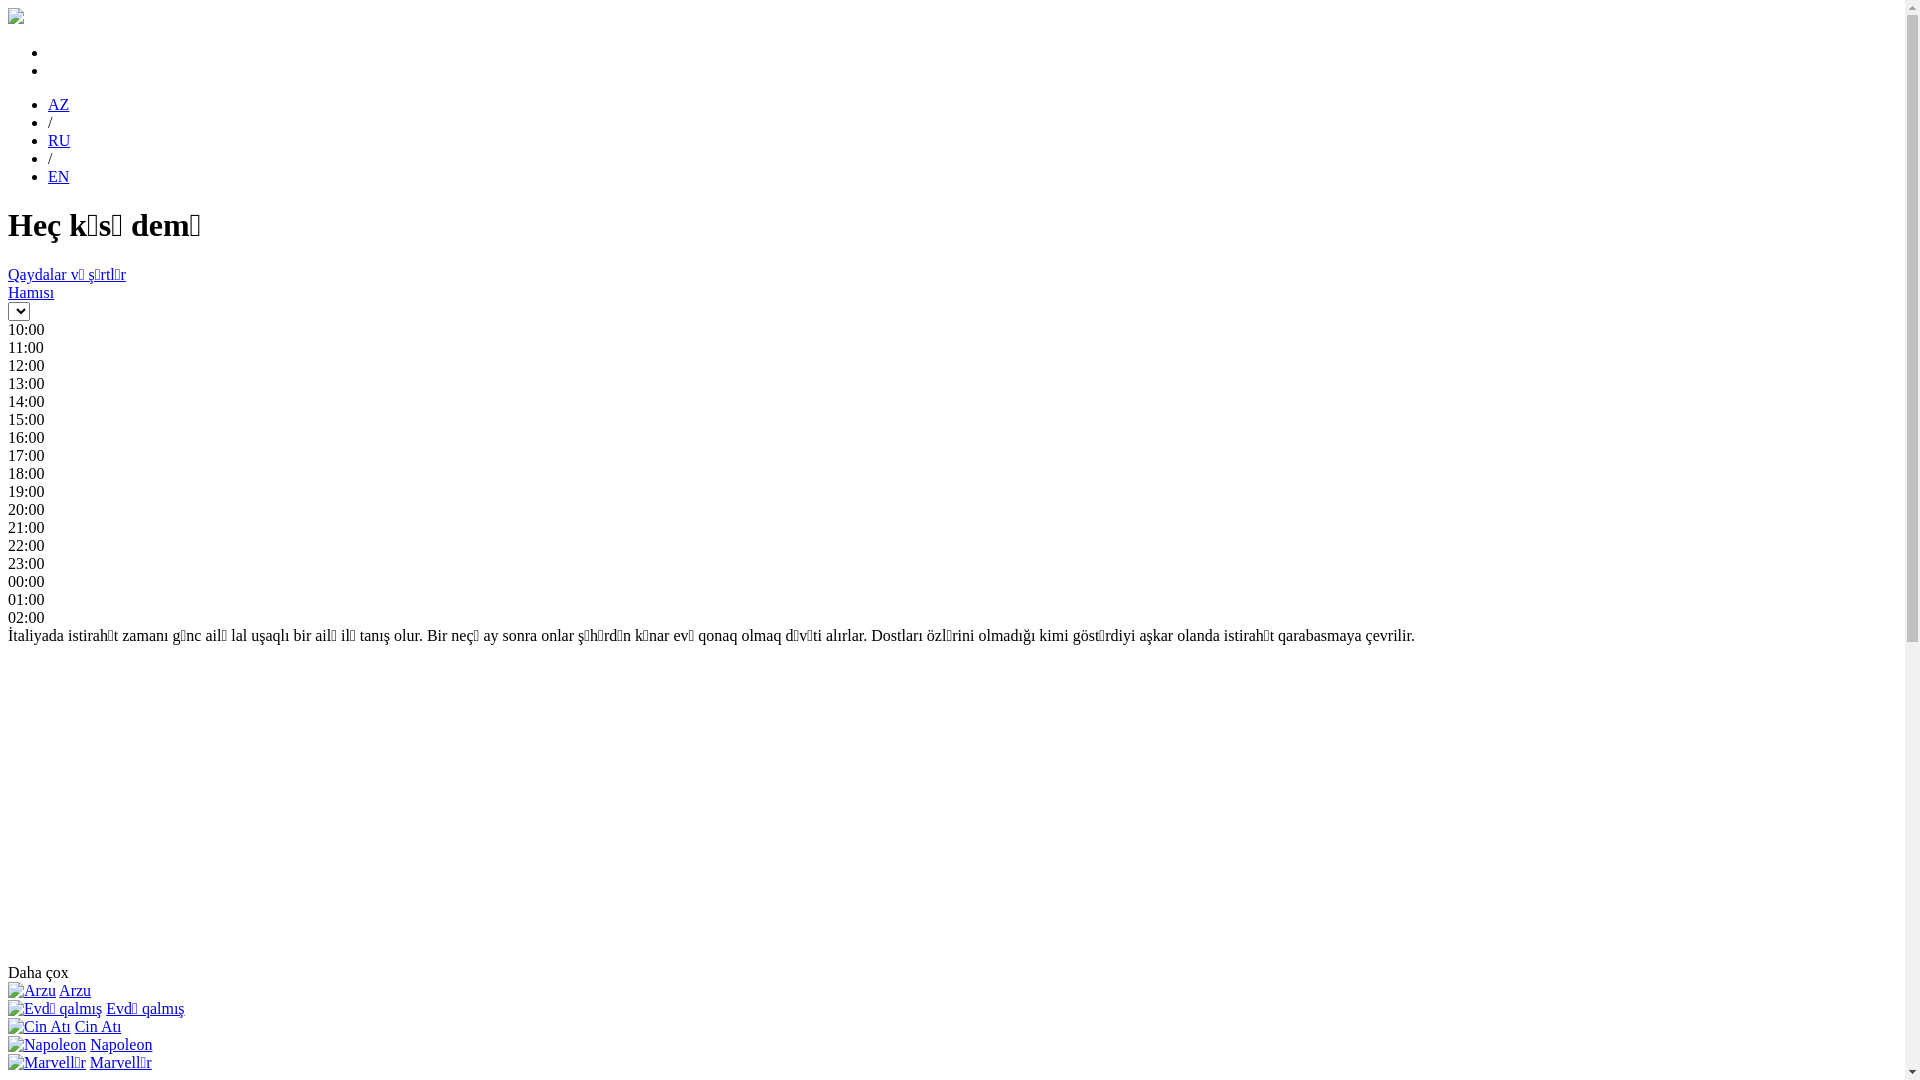 The image size is (1920, 1080). I want to click on 'AZ', so click(58, 104).